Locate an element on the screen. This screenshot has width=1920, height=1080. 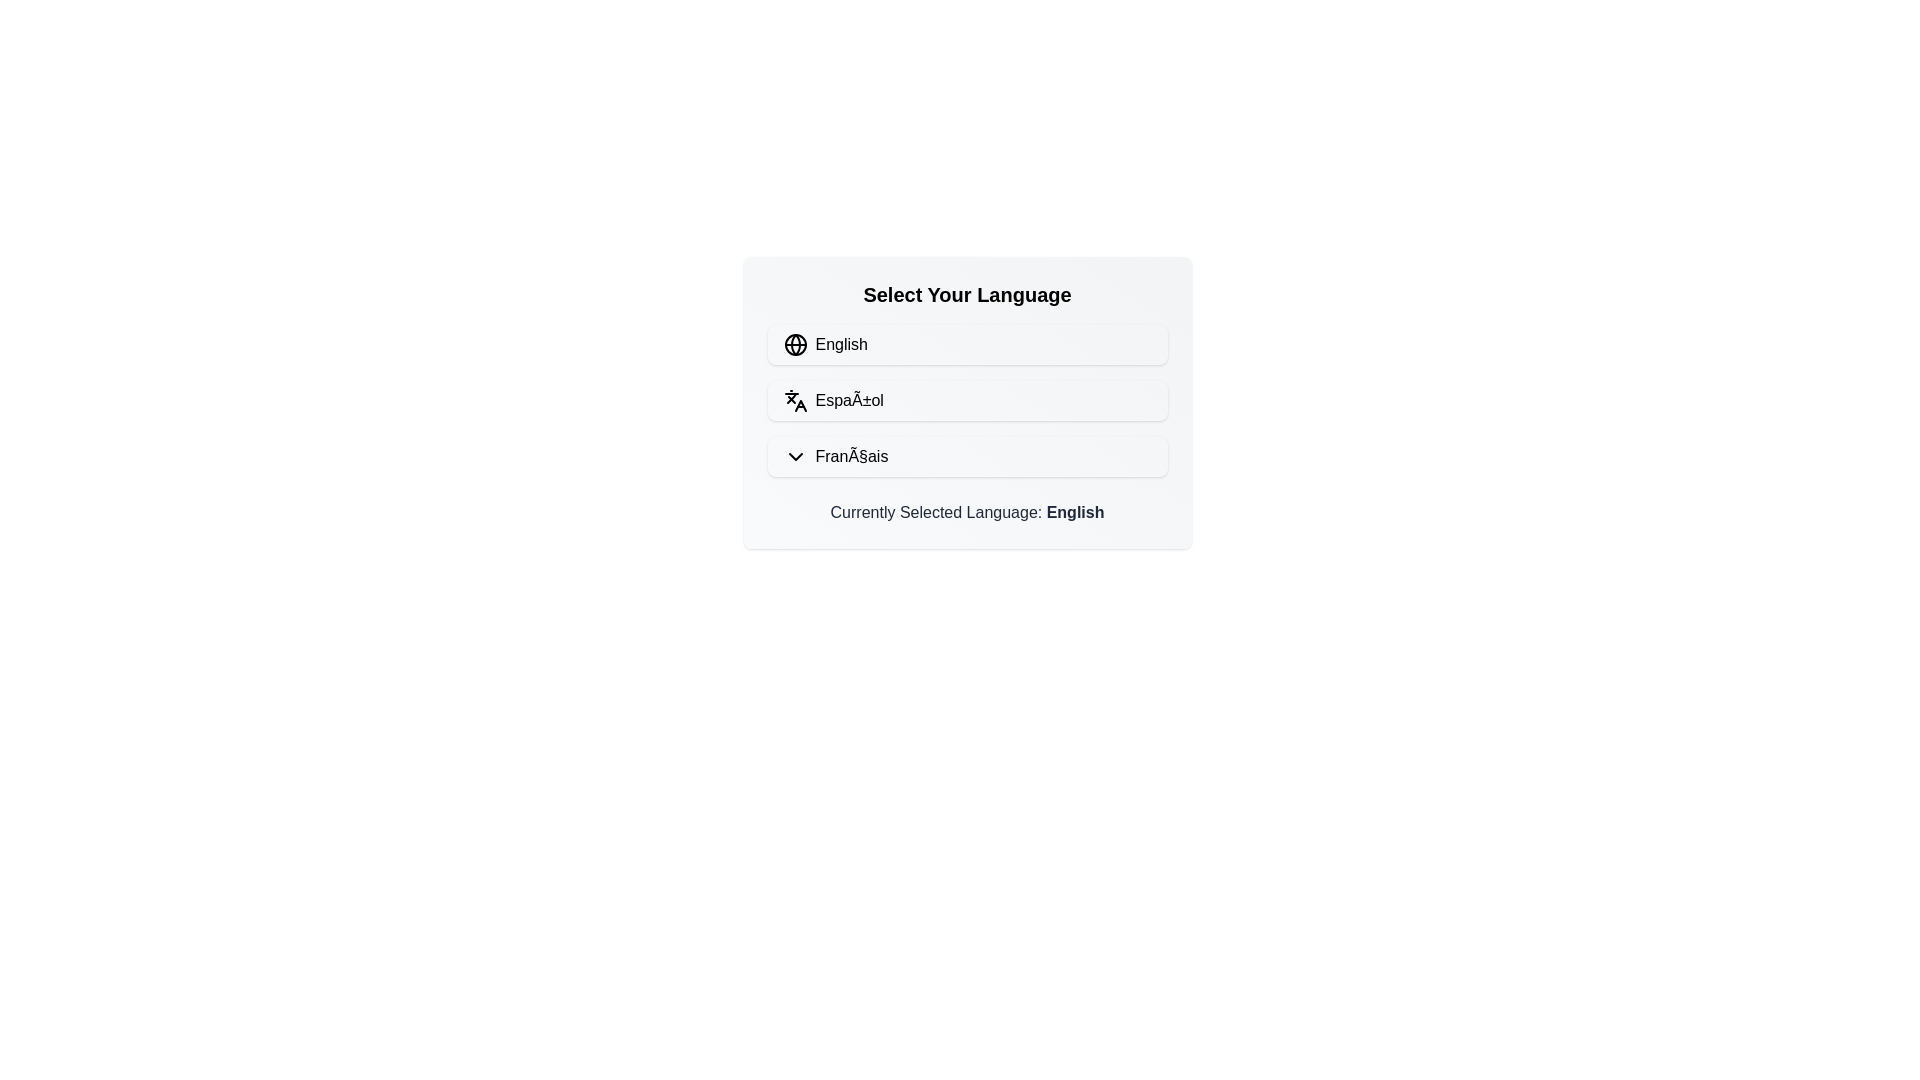
the 'FranÃ§ais' text label within the language selection dropdown menu is located at coordinates (851, 456).